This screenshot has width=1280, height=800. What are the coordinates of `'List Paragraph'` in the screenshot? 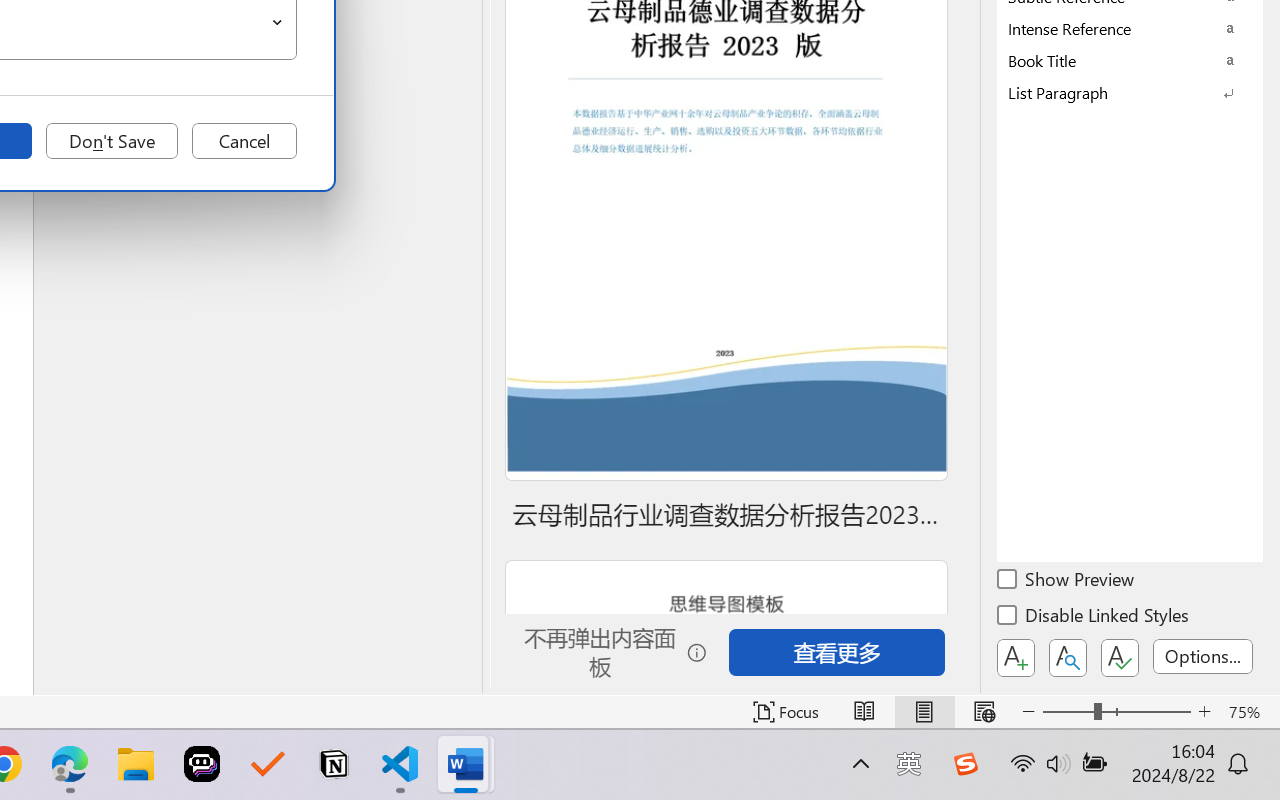 It's located at (1130, 92).